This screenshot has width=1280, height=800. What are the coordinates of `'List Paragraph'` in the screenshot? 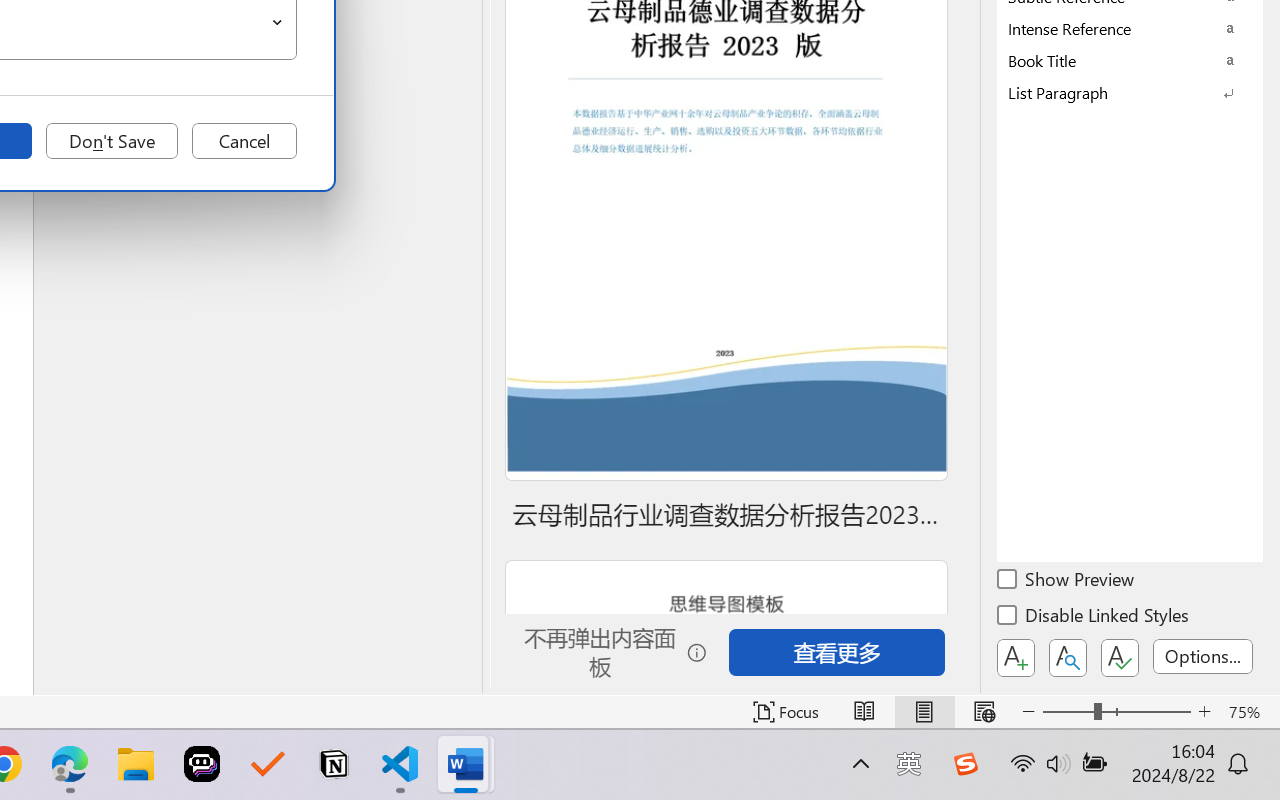 It's located at (1130, 92).